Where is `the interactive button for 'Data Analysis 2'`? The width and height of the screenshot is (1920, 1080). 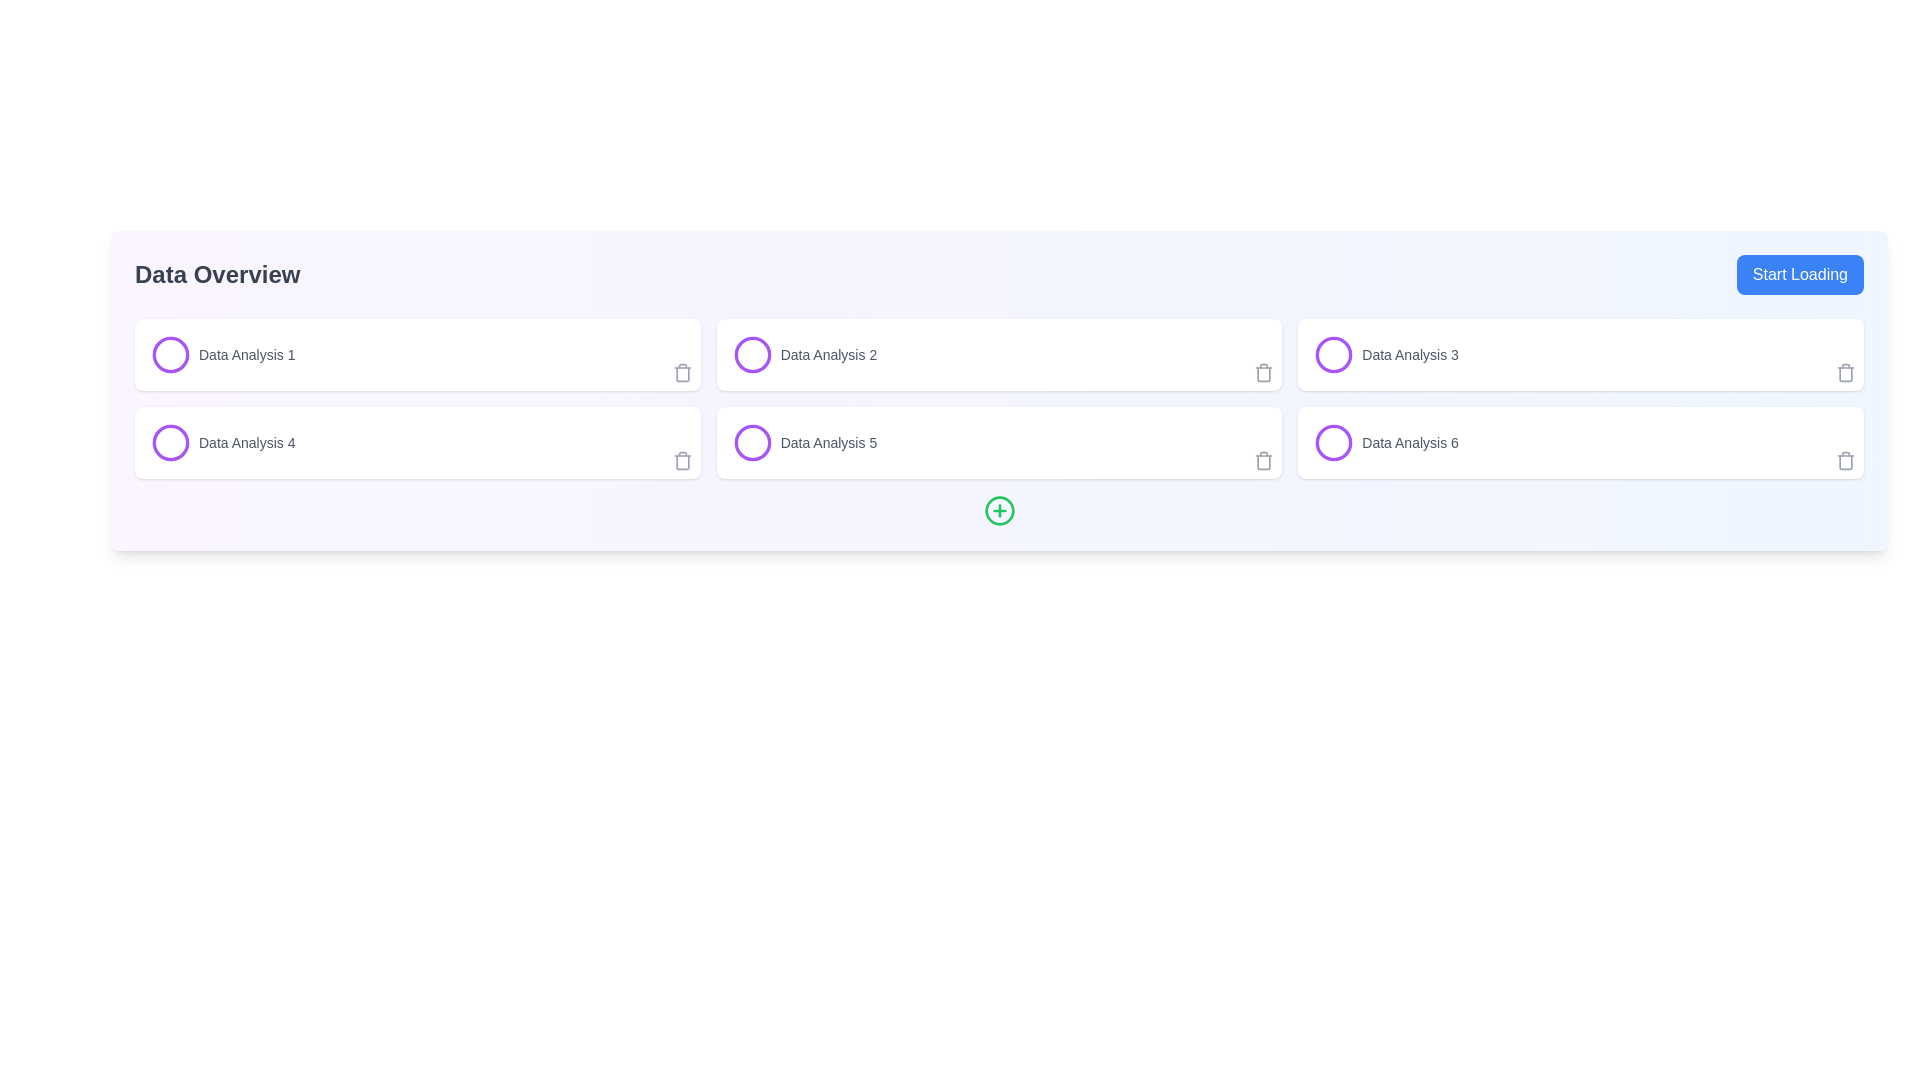 the interactive button for 'Data Analysis 2' is located at coordinates (804, 353).